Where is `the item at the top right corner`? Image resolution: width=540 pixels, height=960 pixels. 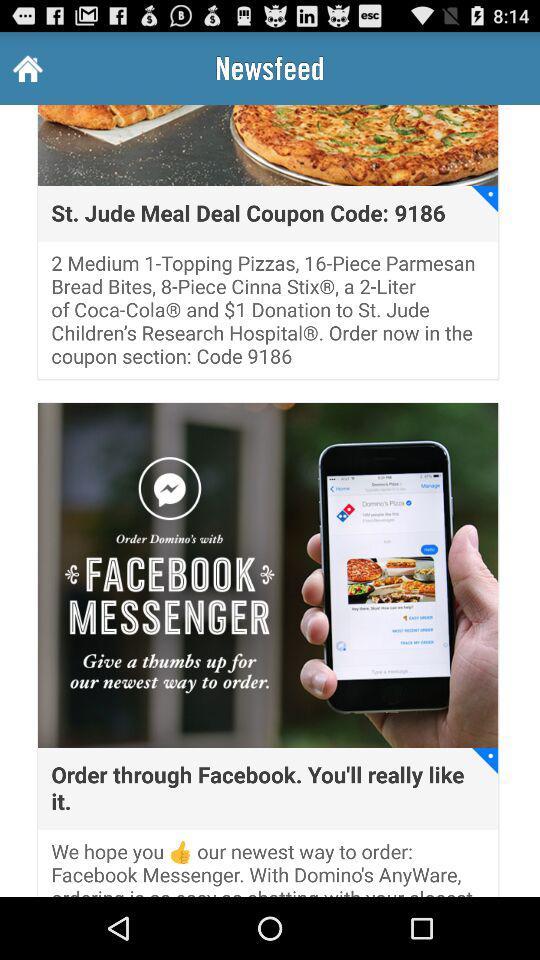
the item at the top right corner is located at coordinates (484, 199).